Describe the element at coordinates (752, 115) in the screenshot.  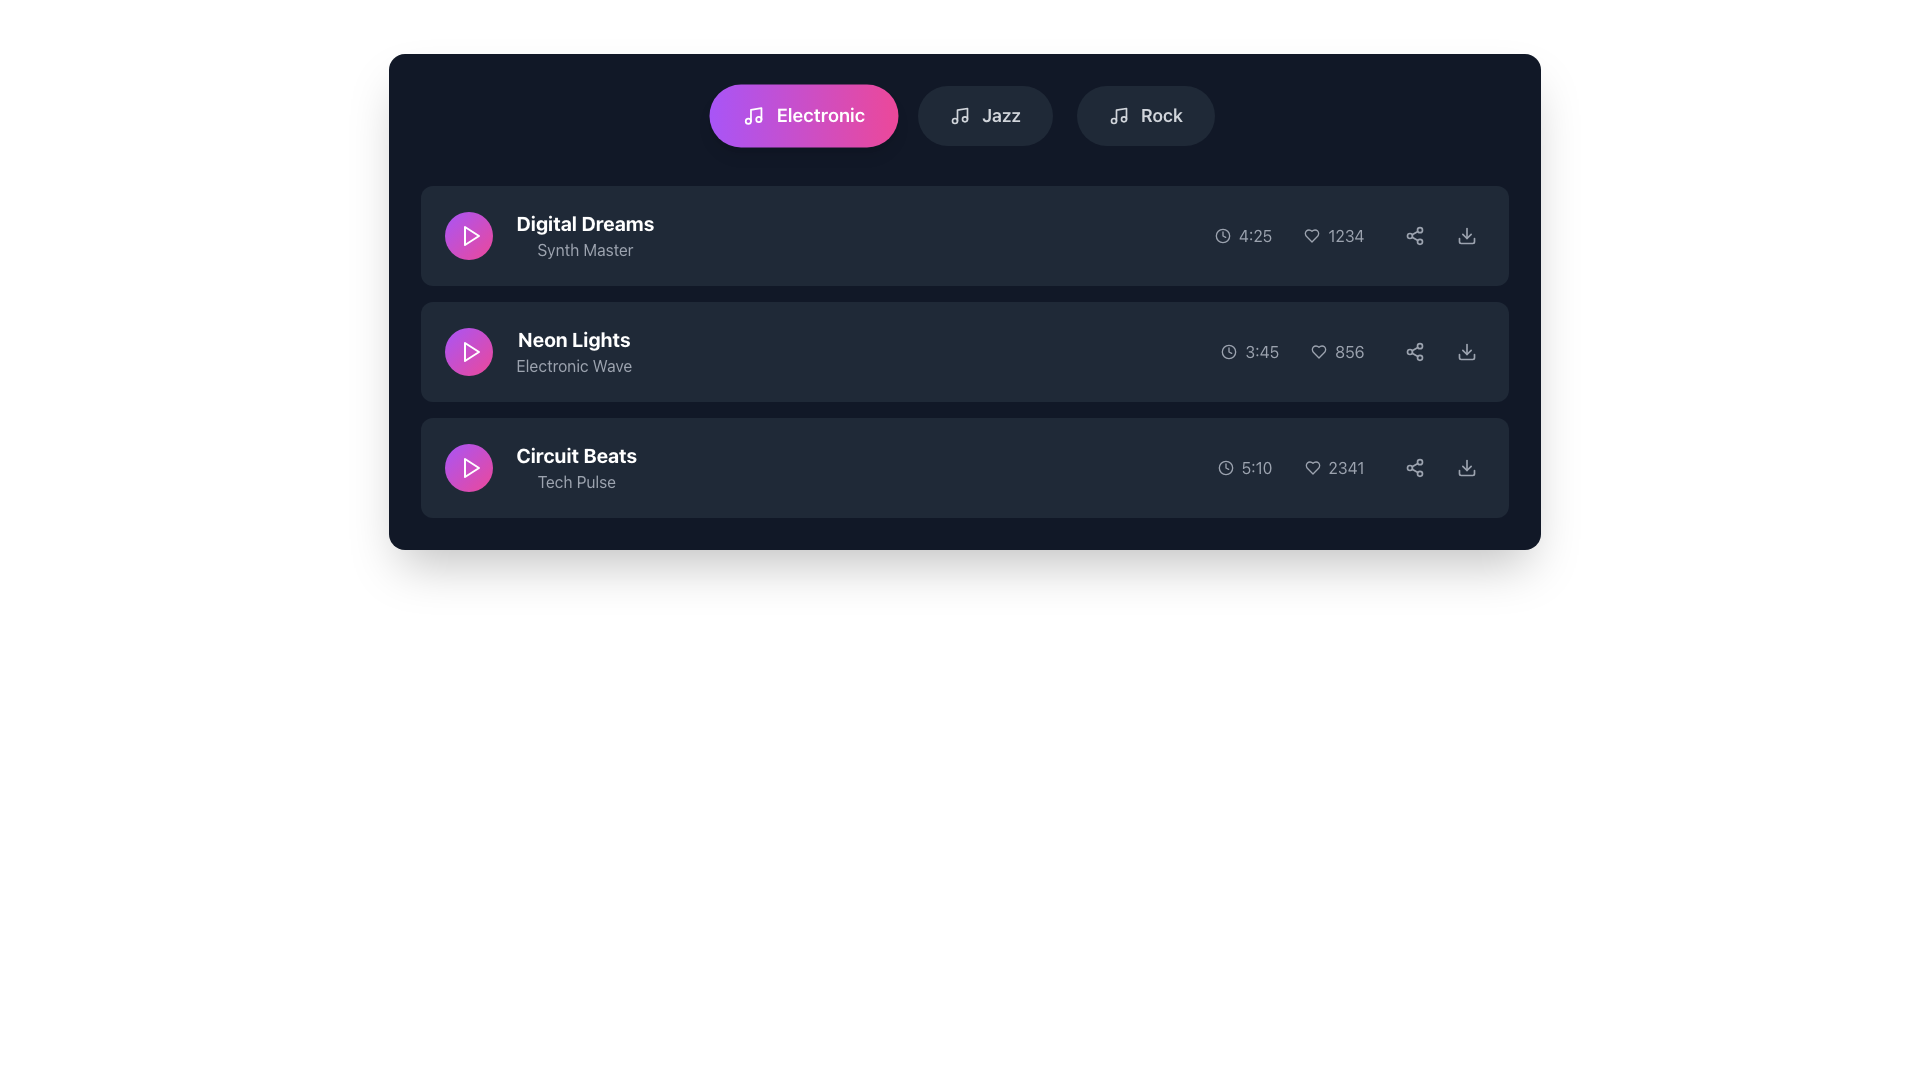
I see `the 'Electronic' button` at that location.